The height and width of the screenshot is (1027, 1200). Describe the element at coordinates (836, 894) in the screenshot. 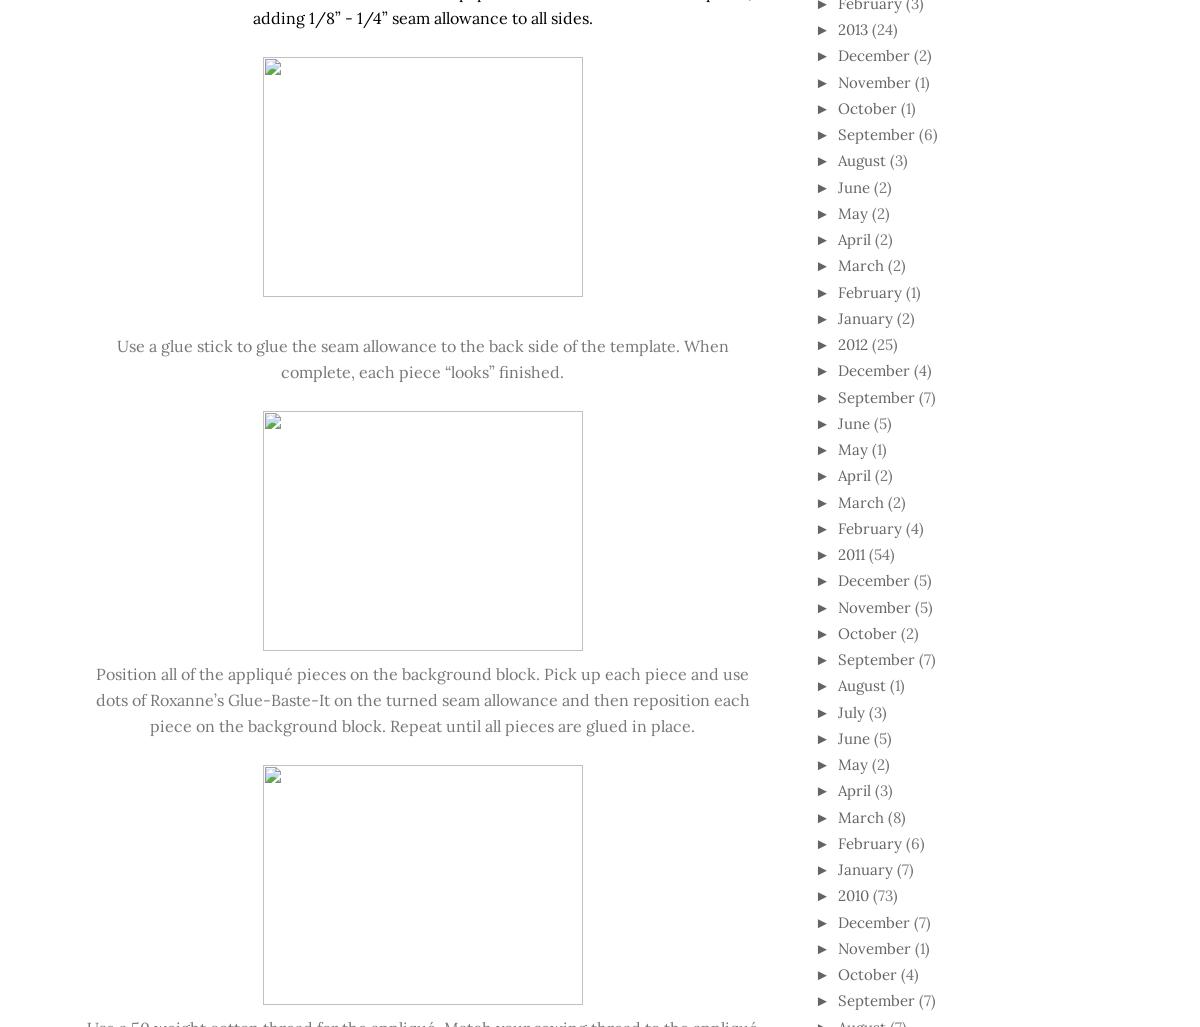

I see `'2010'` at that location.